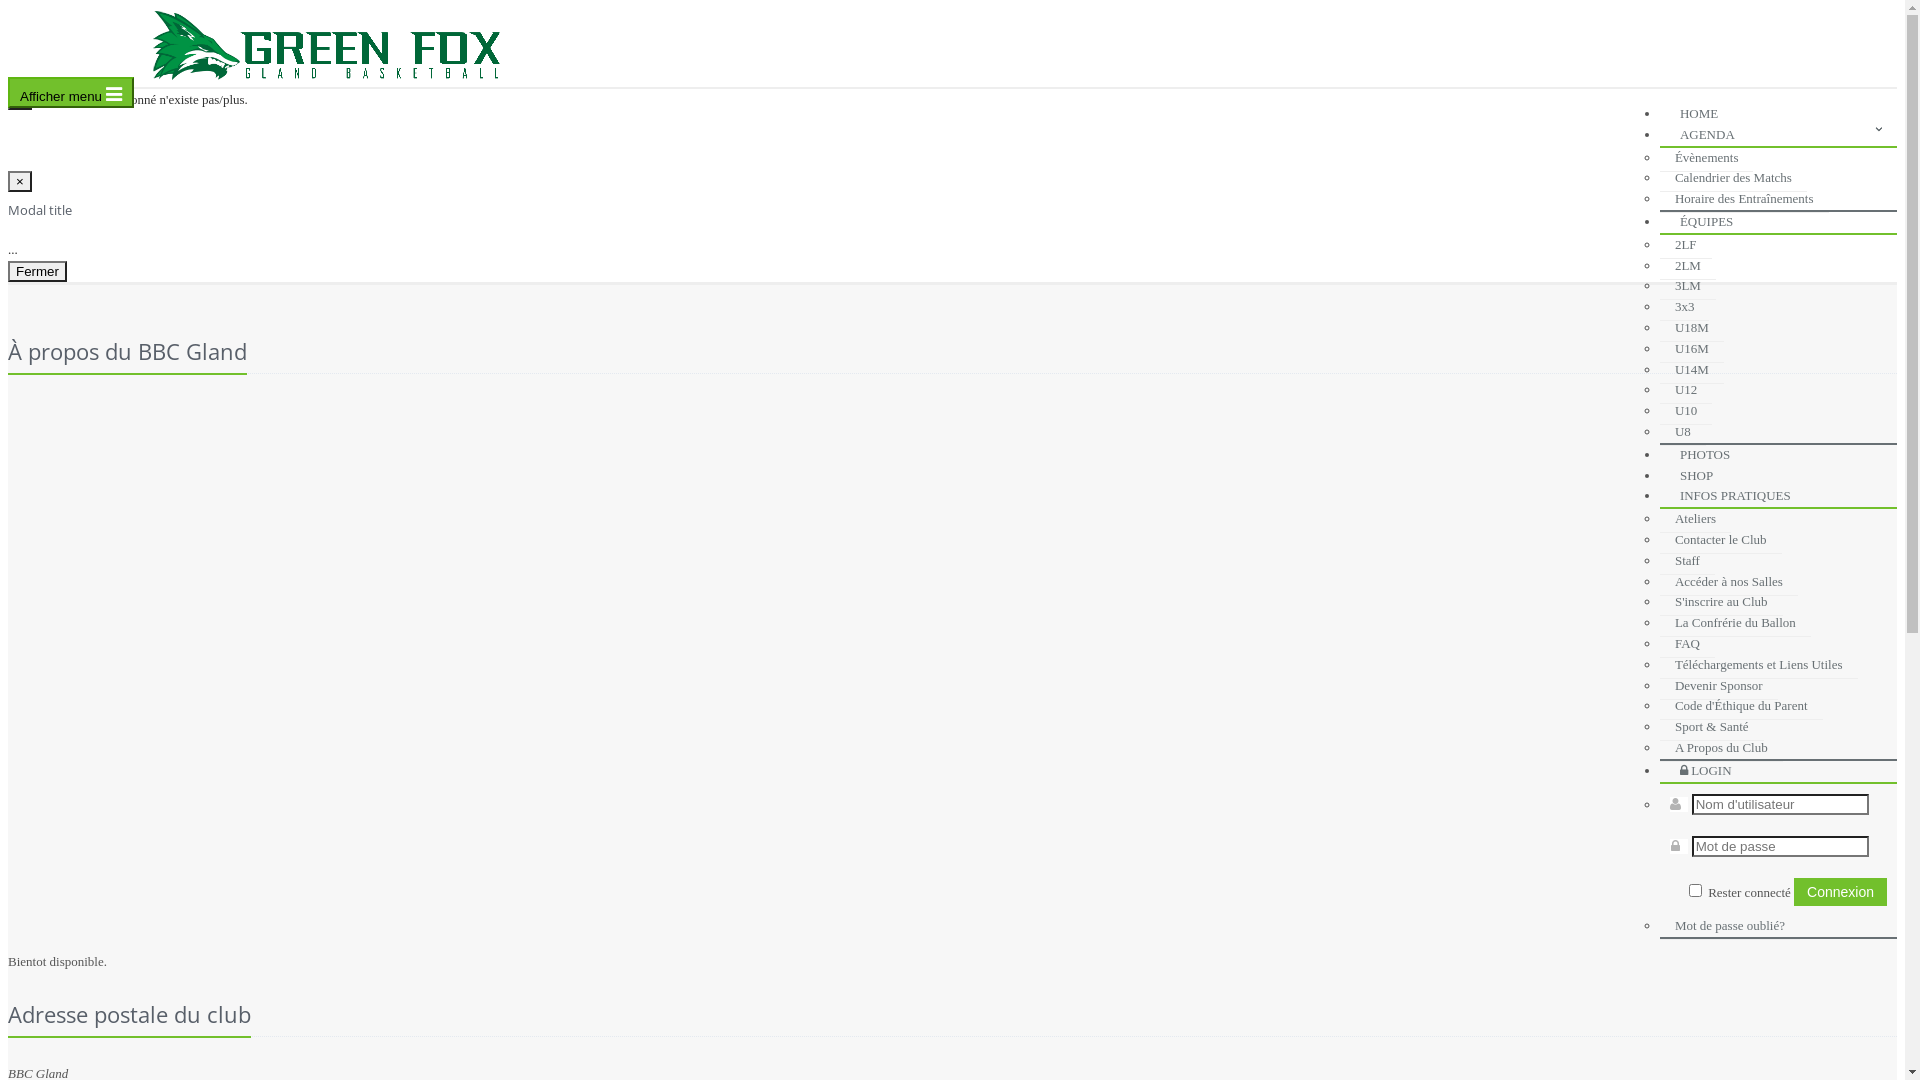 This screenshot has width=1920, height=1080. Describe the element at coordinates (1687, 265) in the screenshot. I see `'2LM'` at that location.